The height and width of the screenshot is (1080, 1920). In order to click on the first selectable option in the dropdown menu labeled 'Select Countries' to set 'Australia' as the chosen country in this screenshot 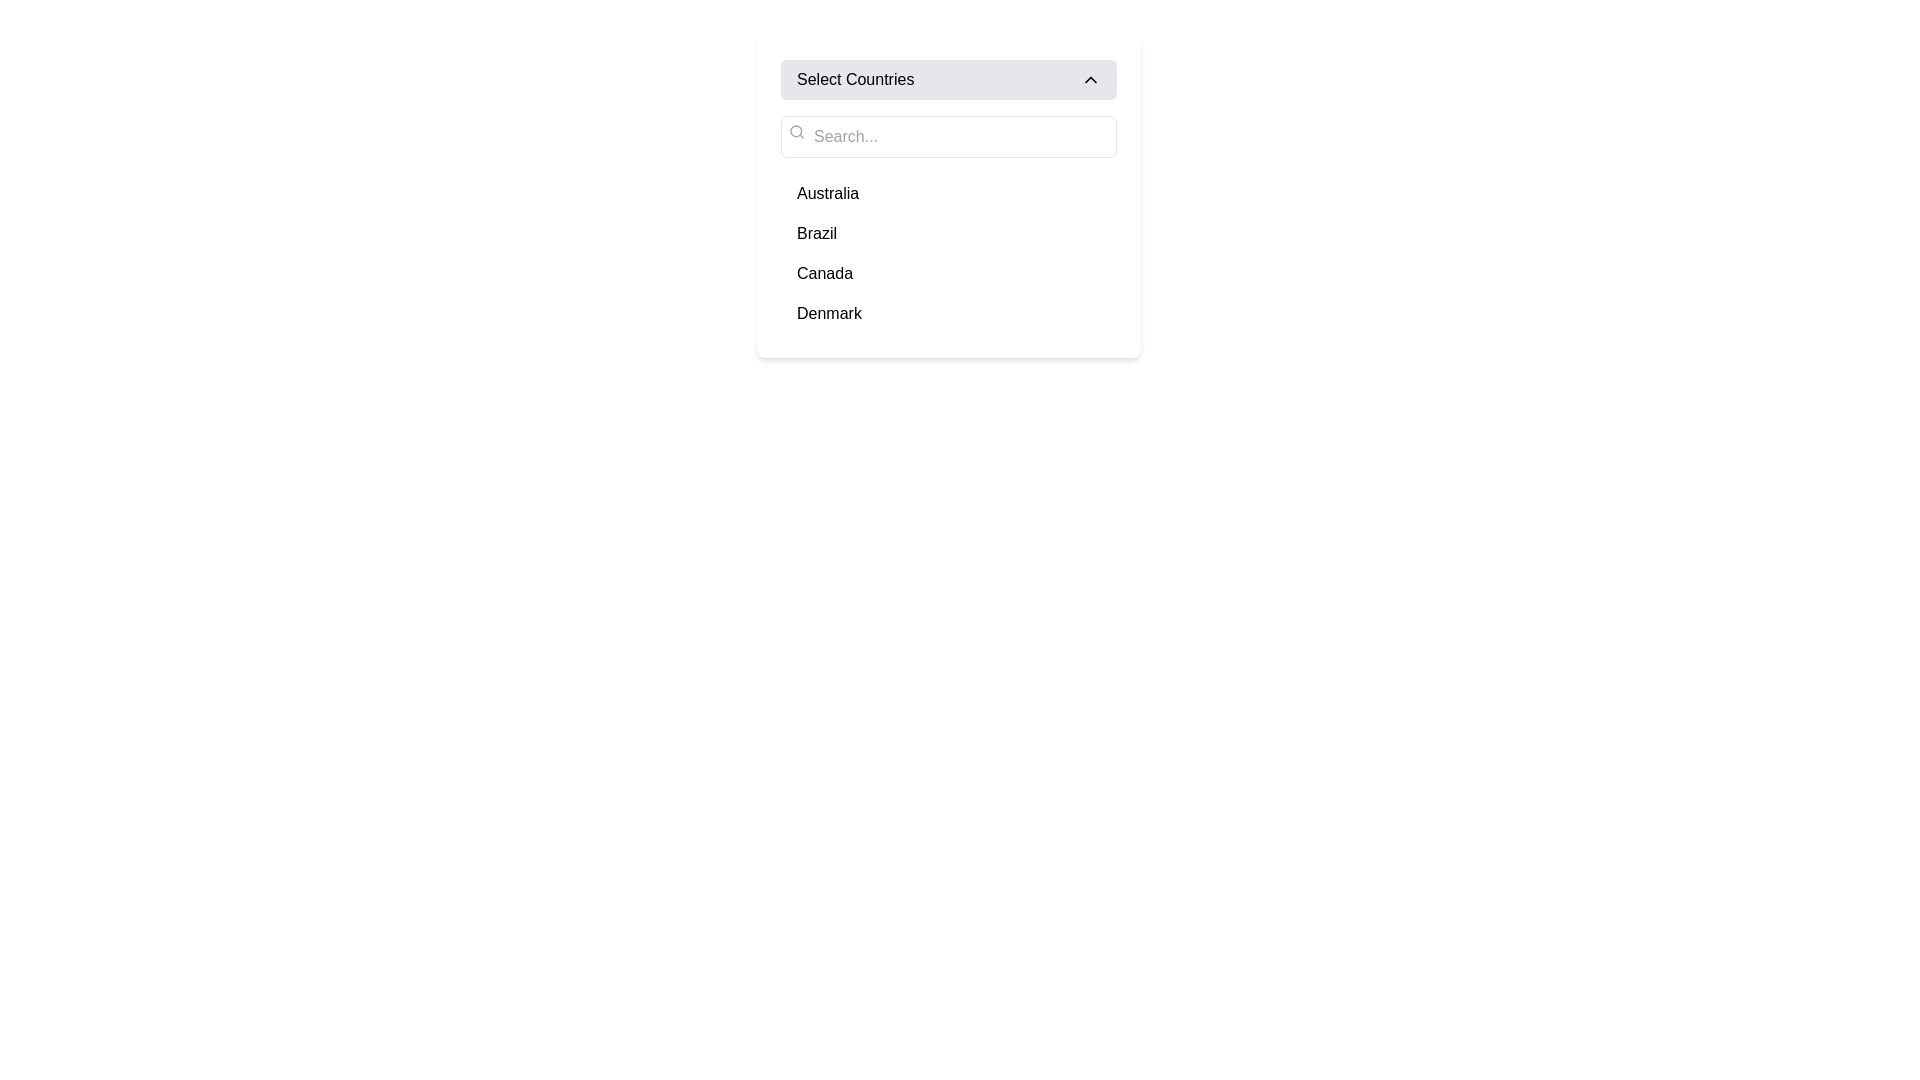, I will do `click(828, 193)`.